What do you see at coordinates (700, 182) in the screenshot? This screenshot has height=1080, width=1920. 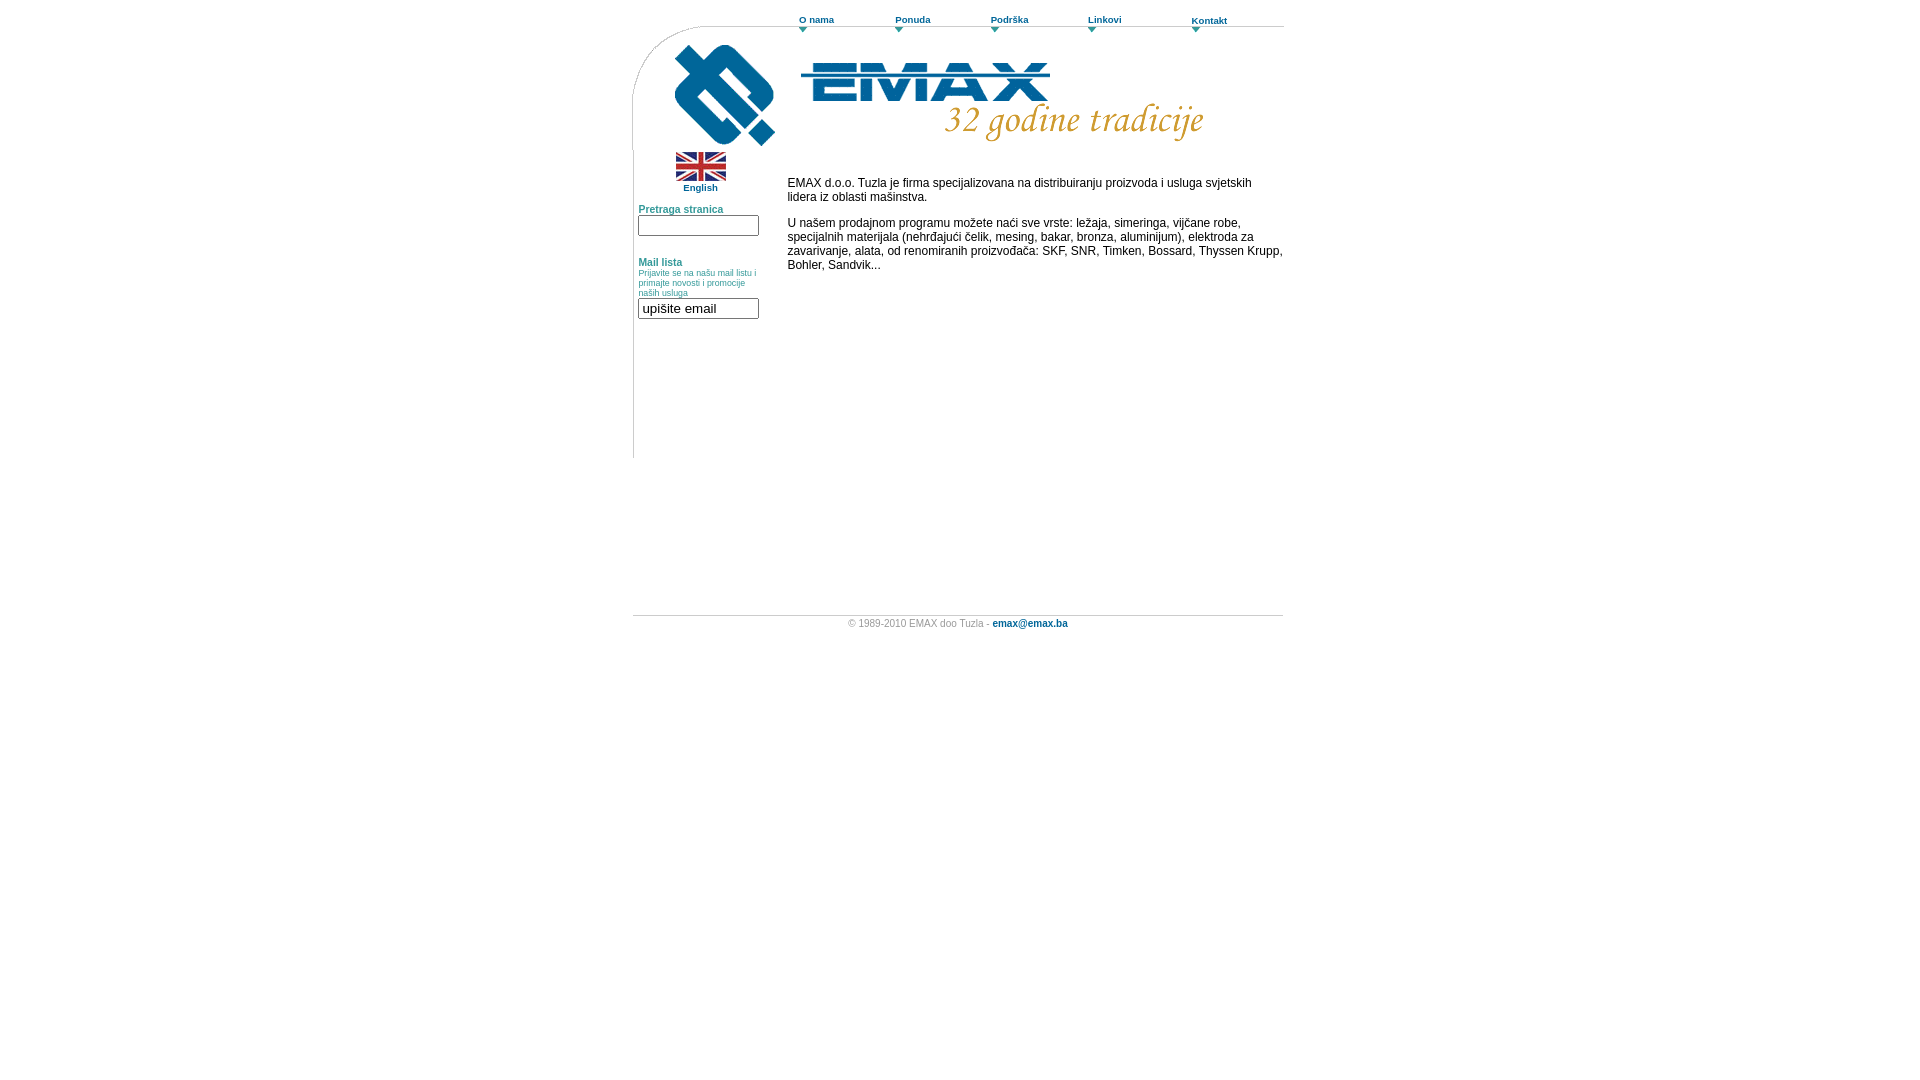 I see `'English'` at bounding box center [700, 182].